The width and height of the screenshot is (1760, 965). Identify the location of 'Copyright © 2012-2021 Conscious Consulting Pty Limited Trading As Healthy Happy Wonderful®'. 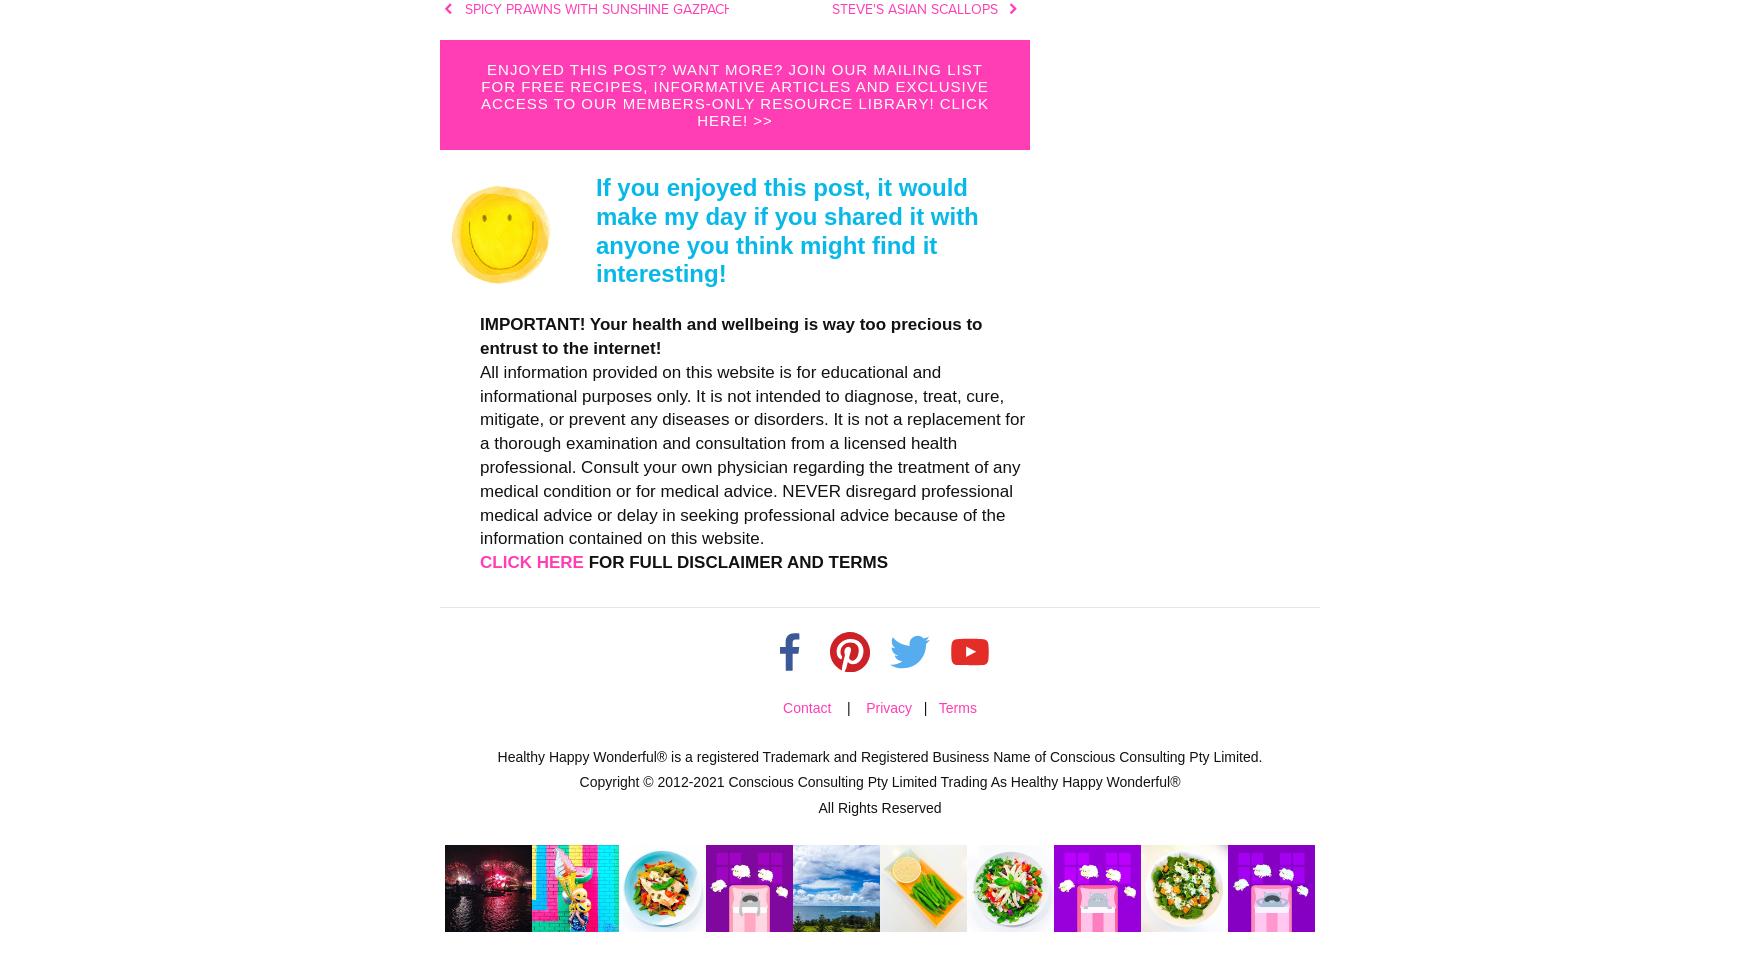
(878, 782).